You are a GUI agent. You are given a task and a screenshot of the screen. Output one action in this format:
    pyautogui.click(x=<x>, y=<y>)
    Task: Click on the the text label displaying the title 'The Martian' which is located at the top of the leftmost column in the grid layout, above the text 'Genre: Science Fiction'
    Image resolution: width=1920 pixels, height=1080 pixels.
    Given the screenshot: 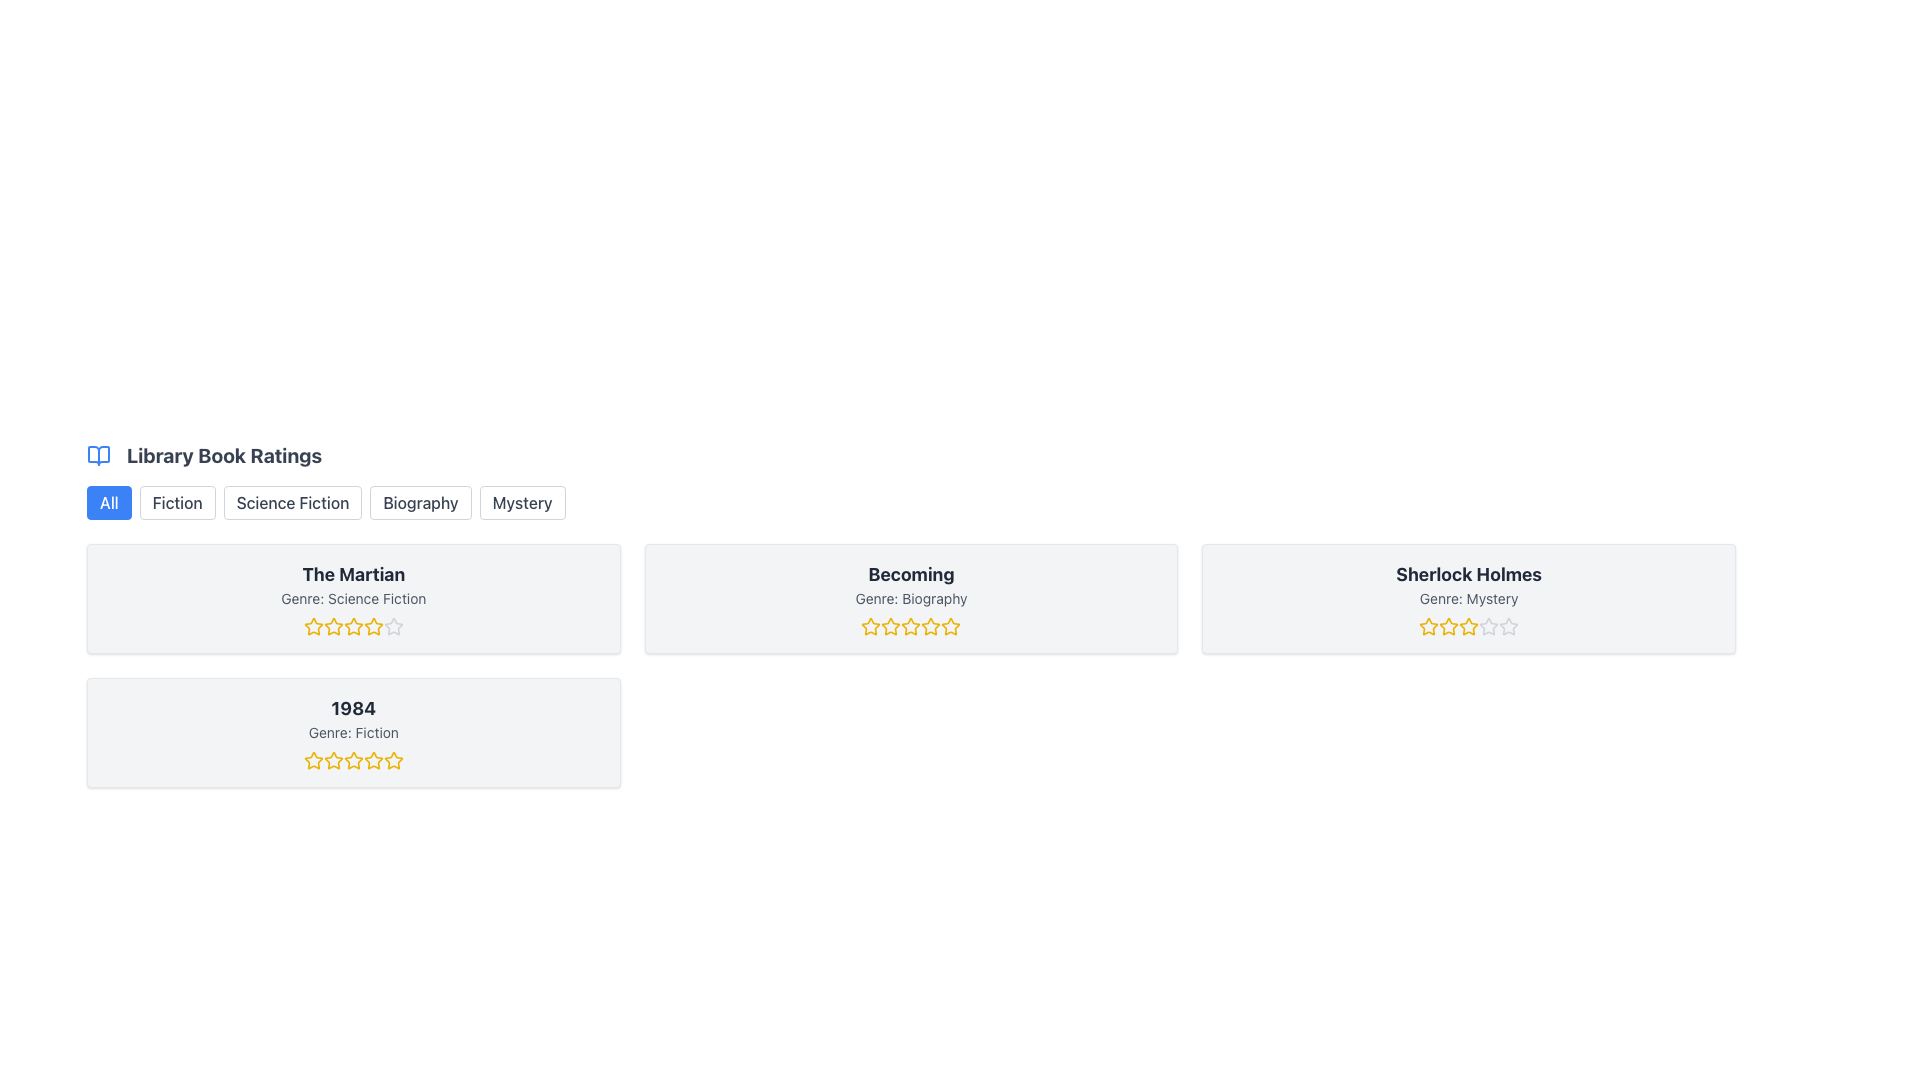 What is the action you would take?
    pyautogui.click(x=353, y=574)
    